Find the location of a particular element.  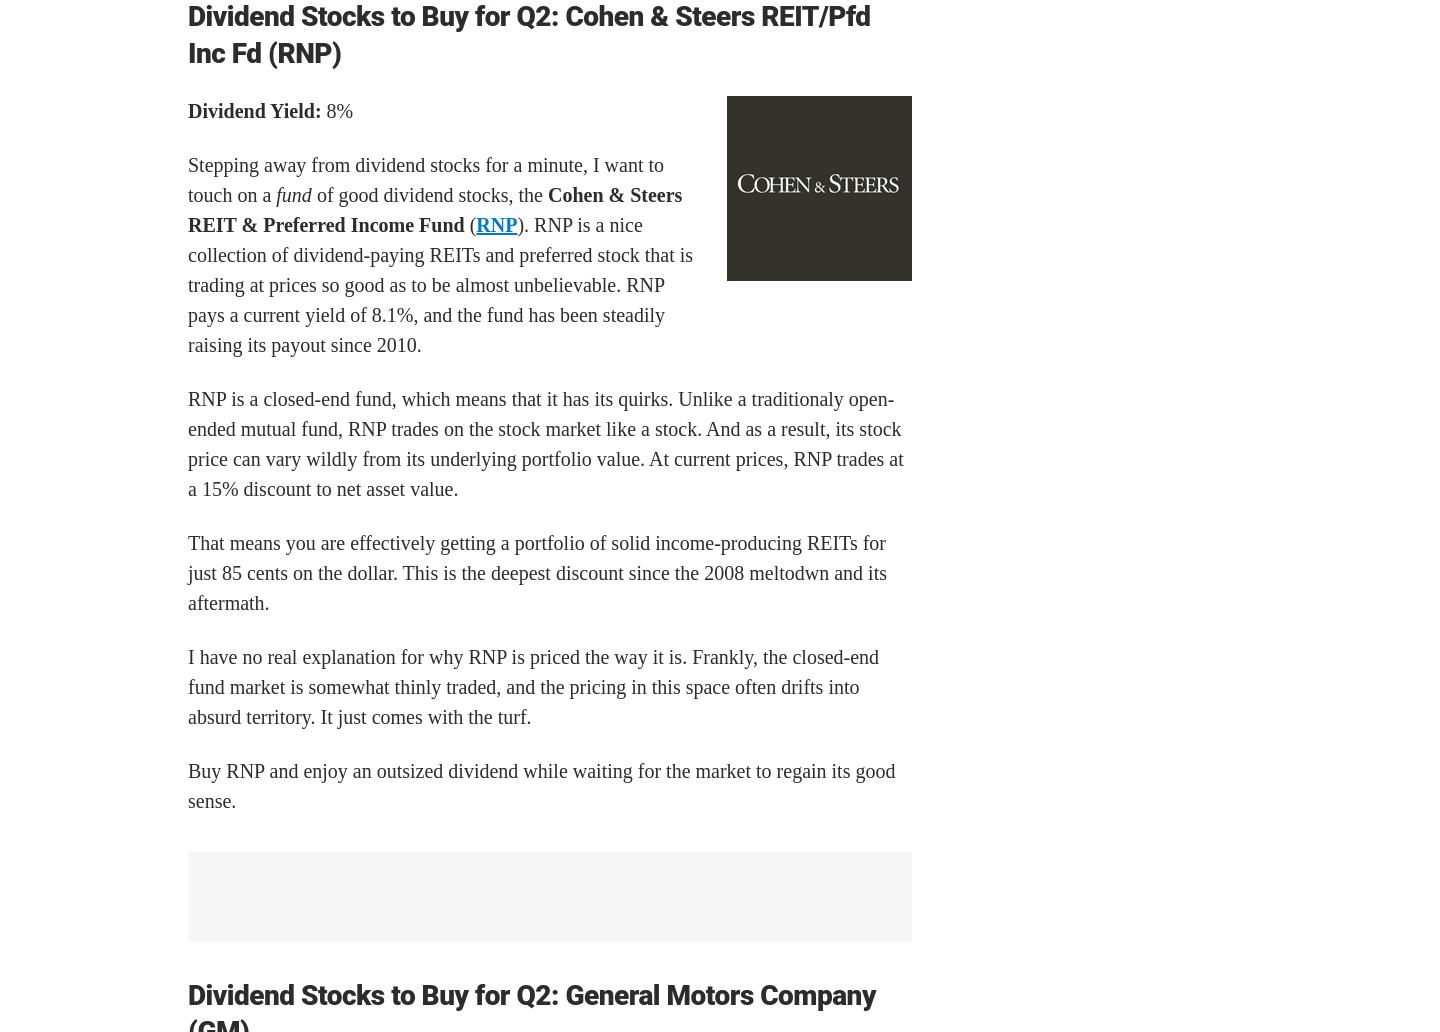

'Dividend Yield:' is located at coordinates (253, 111).